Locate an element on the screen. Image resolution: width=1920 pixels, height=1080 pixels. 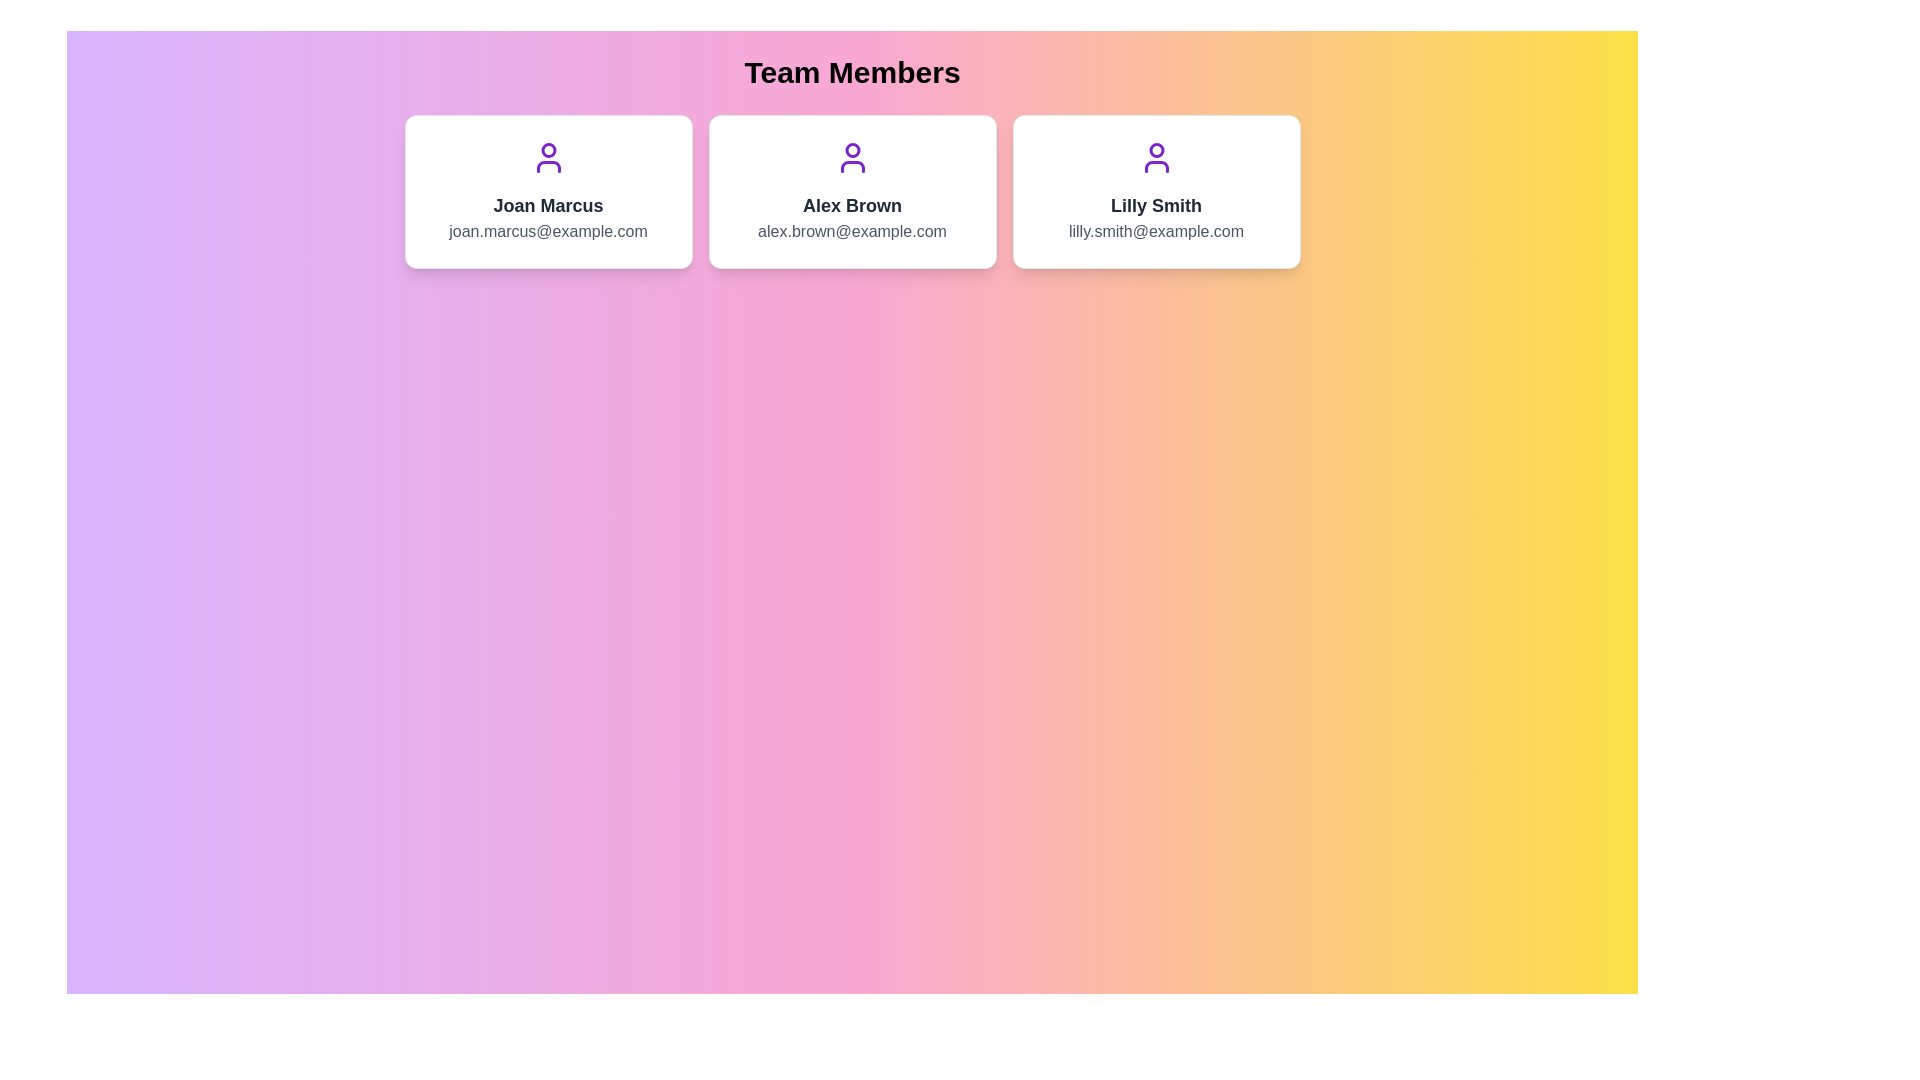
the distinct card that contains the name 'Alex Brown' and an email address, located in the second column of the grid layout is located at coordinates (852, 192).